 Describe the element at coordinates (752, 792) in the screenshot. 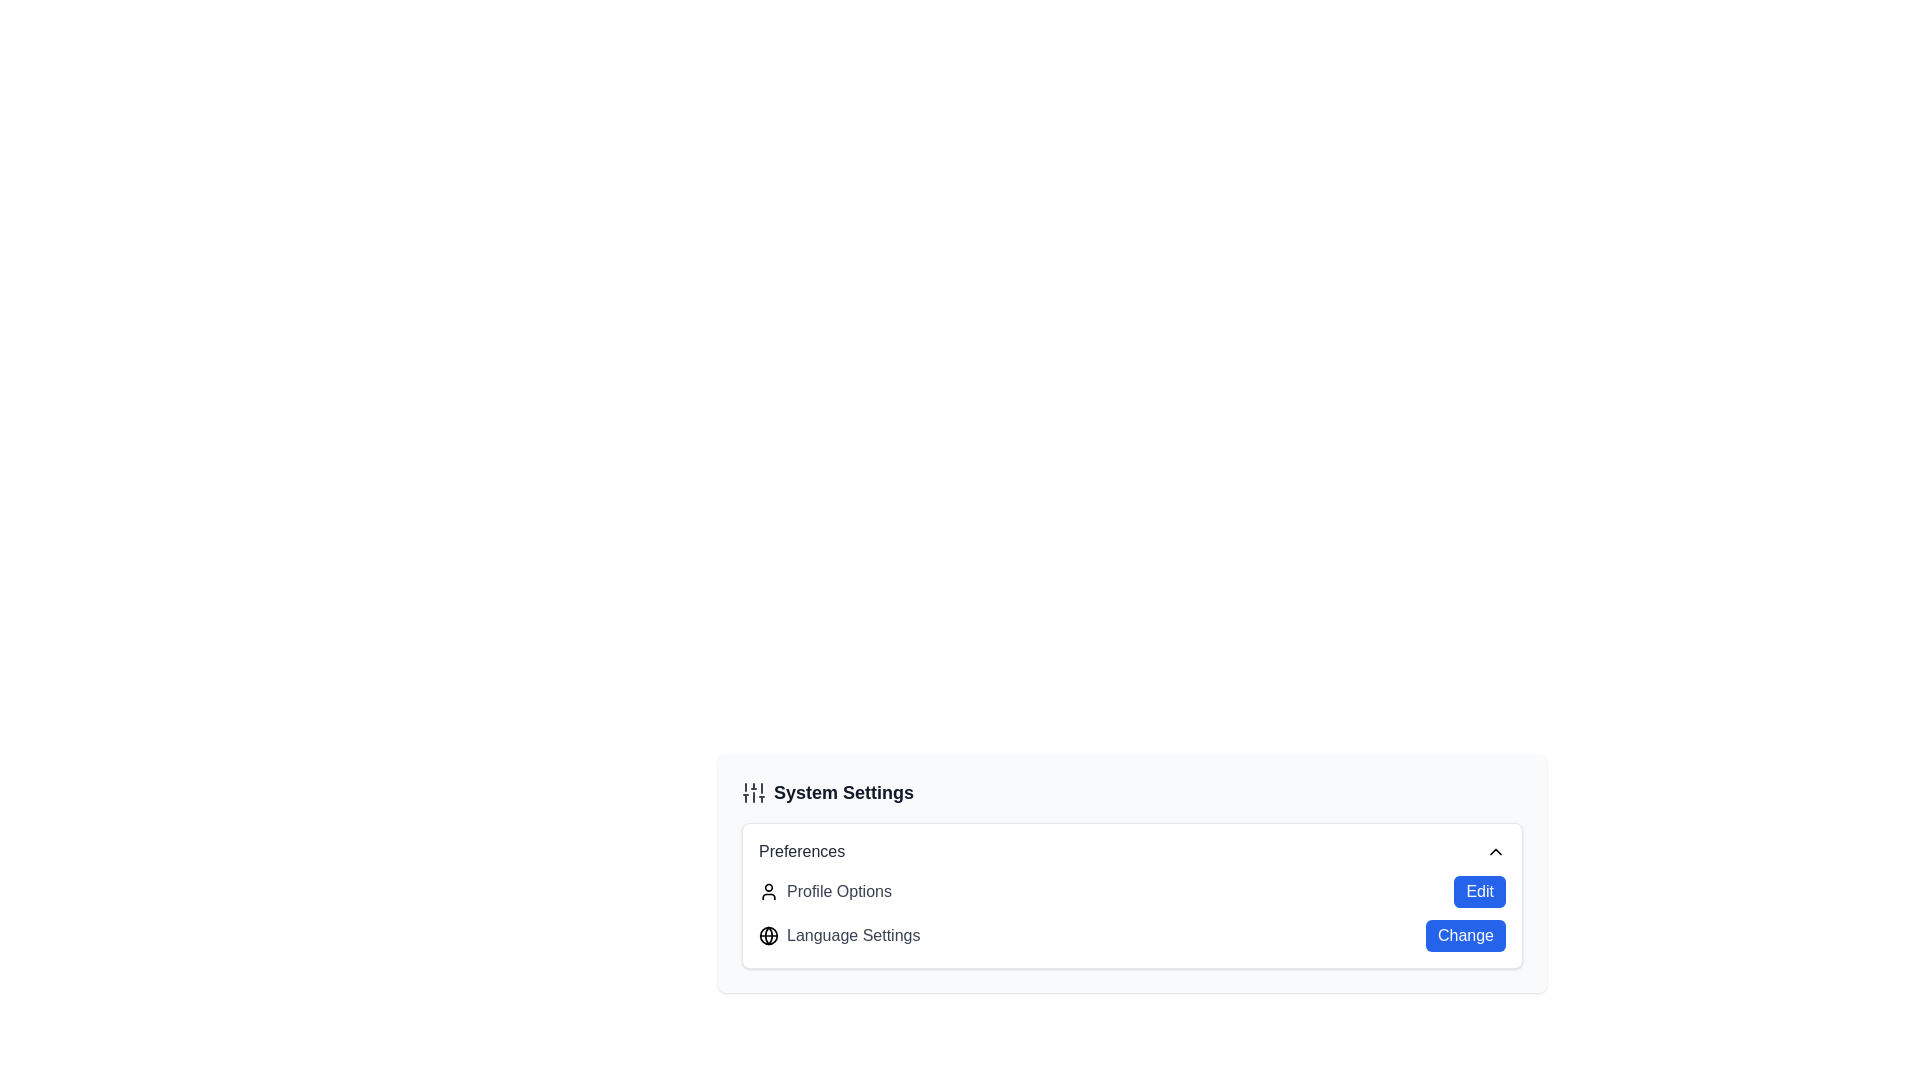

I see `the vertically aligned sliders icon, which is styled in gray and located to the left of the 'System Settings' text in the title bar` at that location.